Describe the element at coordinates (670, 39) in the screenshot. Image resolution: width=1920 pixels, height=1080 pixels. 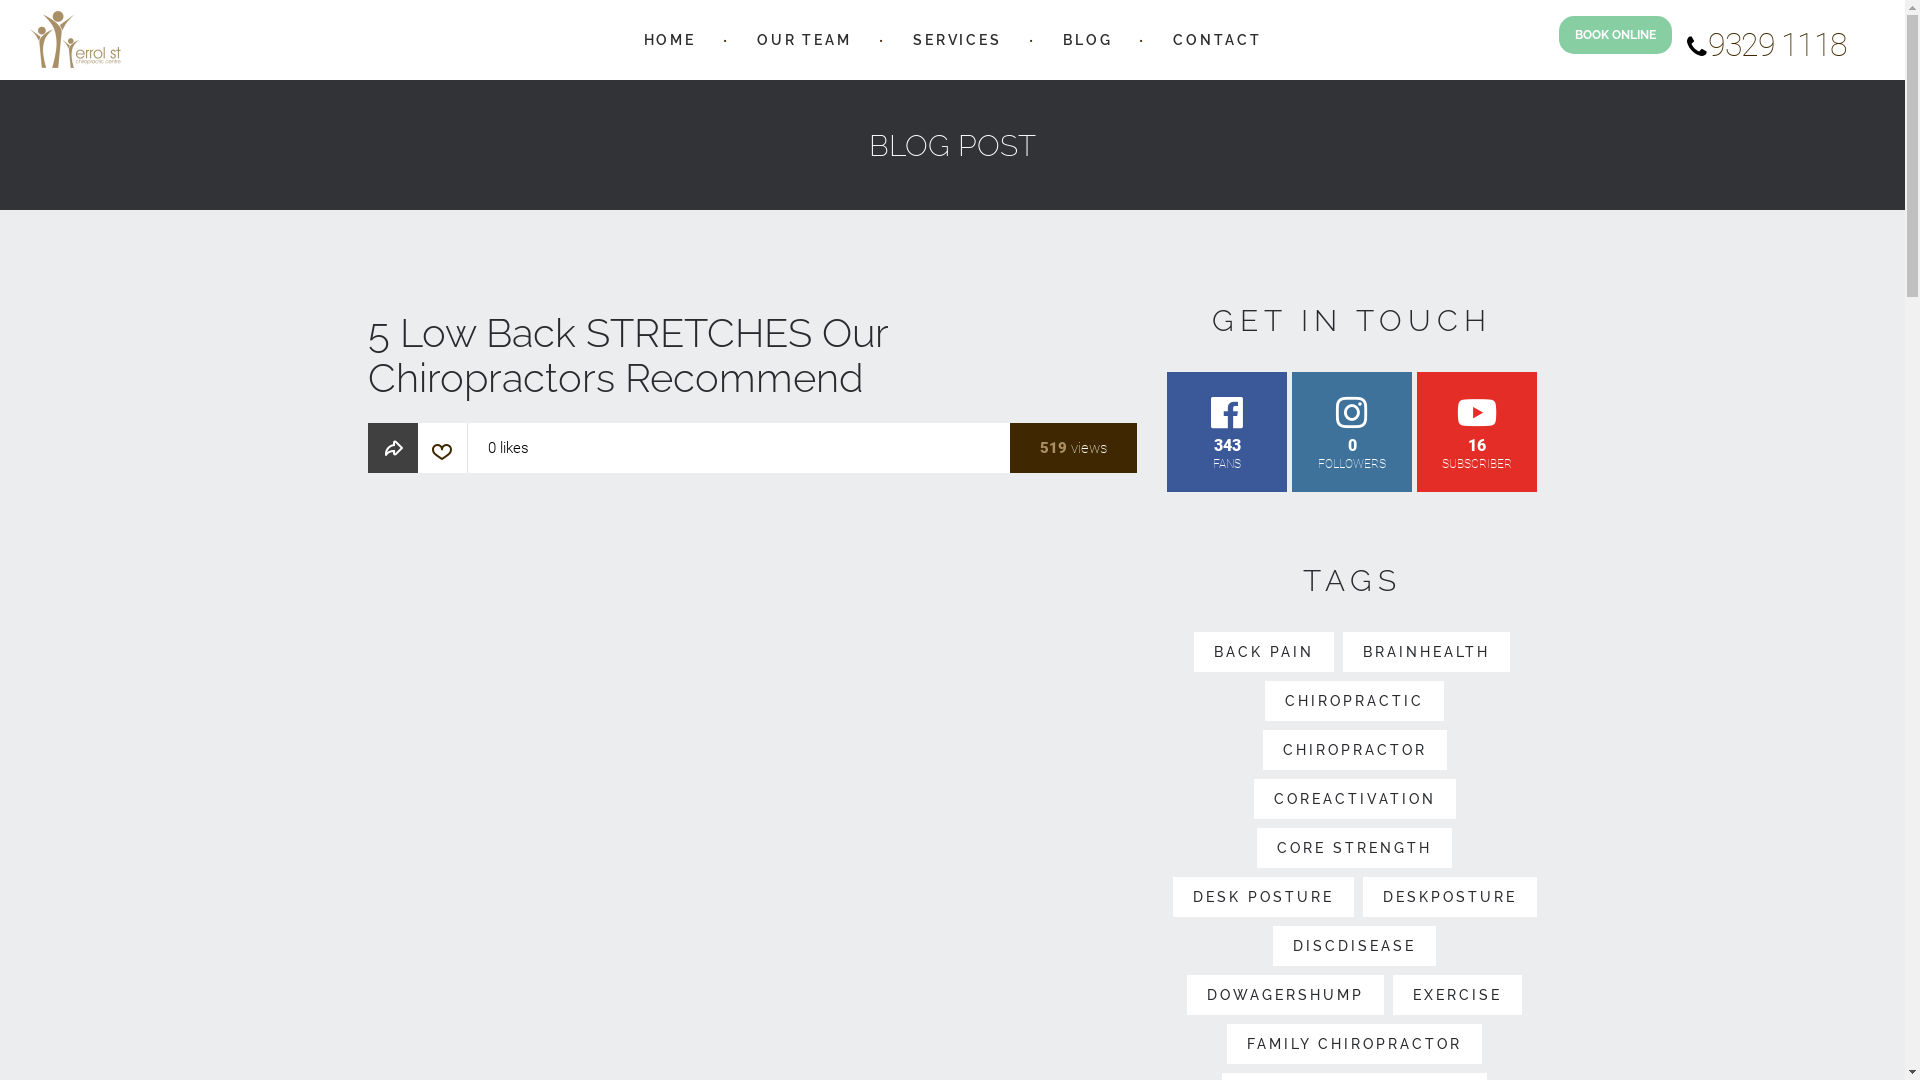
I see `'HOME'` at that location.